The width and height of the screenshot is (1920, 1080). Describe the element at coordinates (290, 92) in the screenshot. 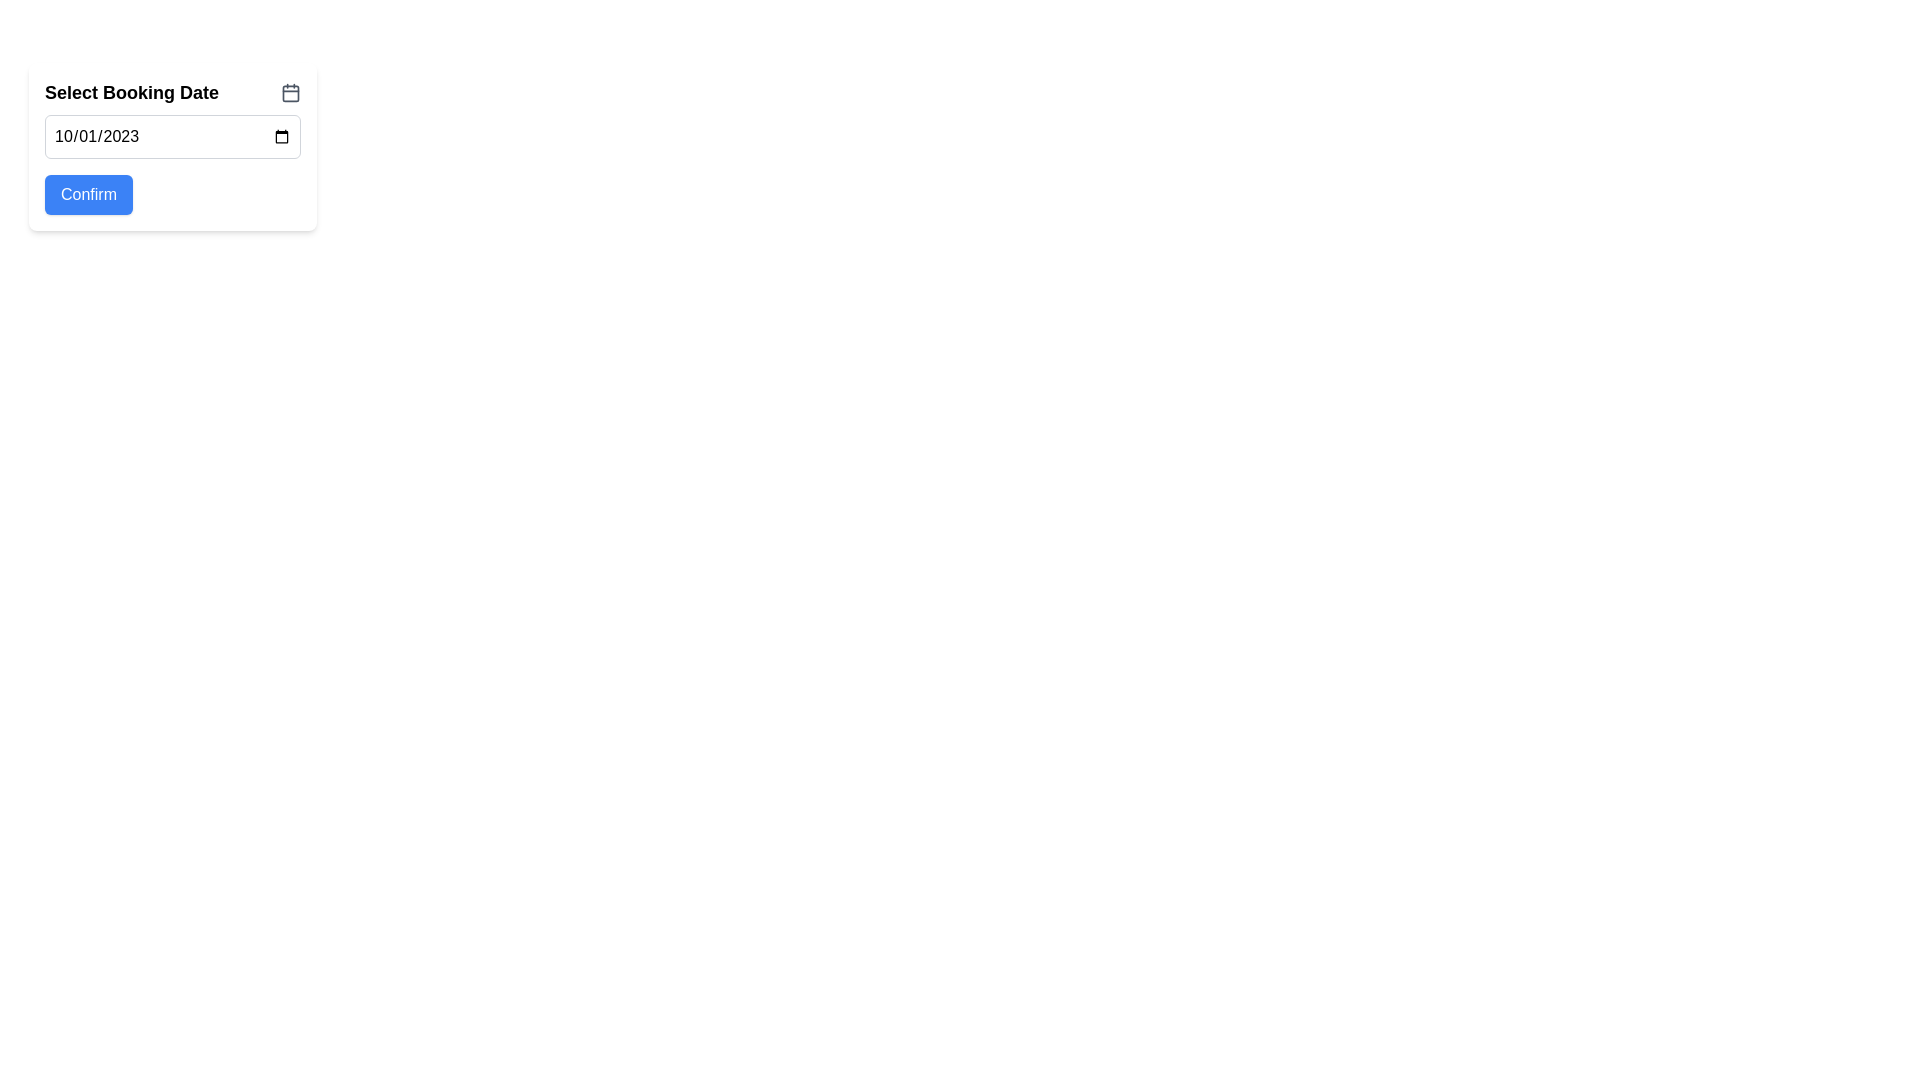

I see `the visual representation of the calendar icon, which is a monochromatic gray icon with an outline design, featuring two vertical lines at the top and a rectangular grid below, located to the right of the text 'Select Booking Date.'` at that location.